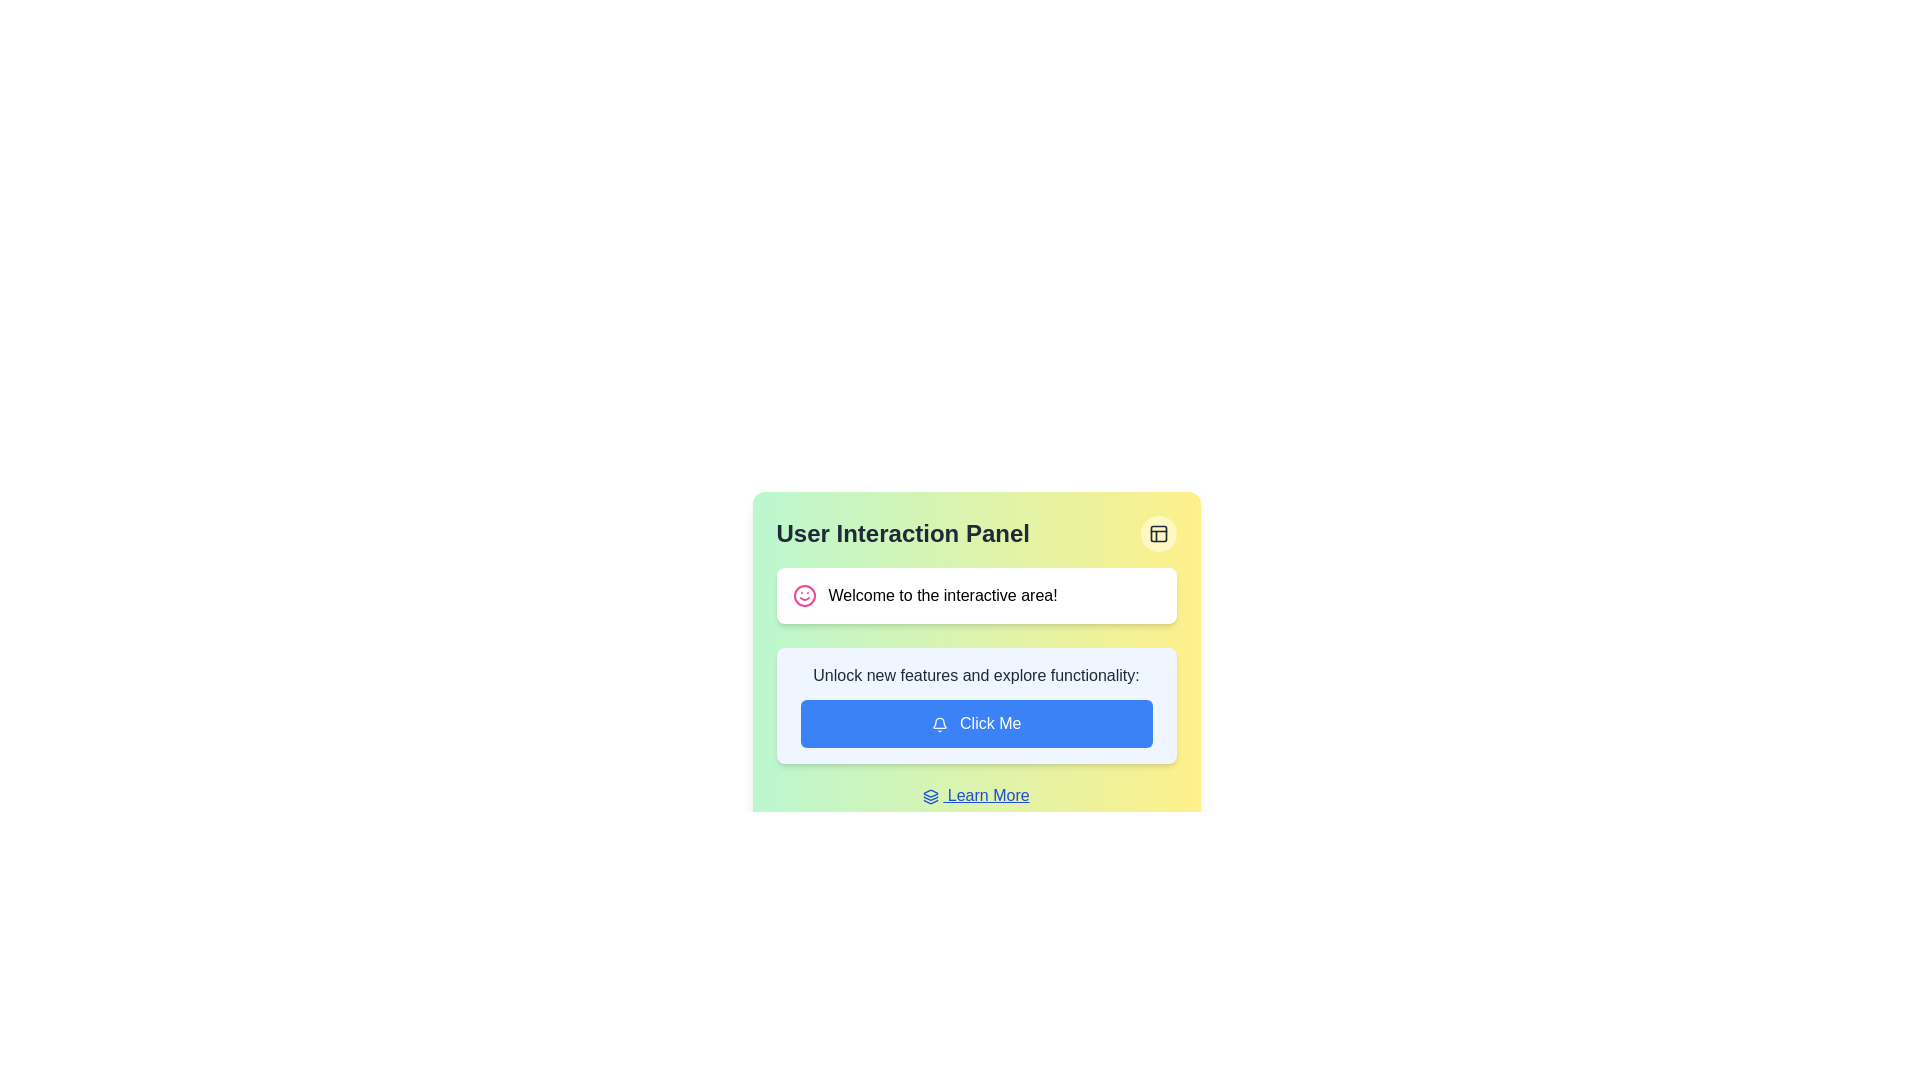  Describe the element at coordinates (976, 595) in the screenshot. I see `the Text block with an accompanying icon that serves as an introduction or welcome message, located beneath the title 'User Interaction Panel'` at that location.